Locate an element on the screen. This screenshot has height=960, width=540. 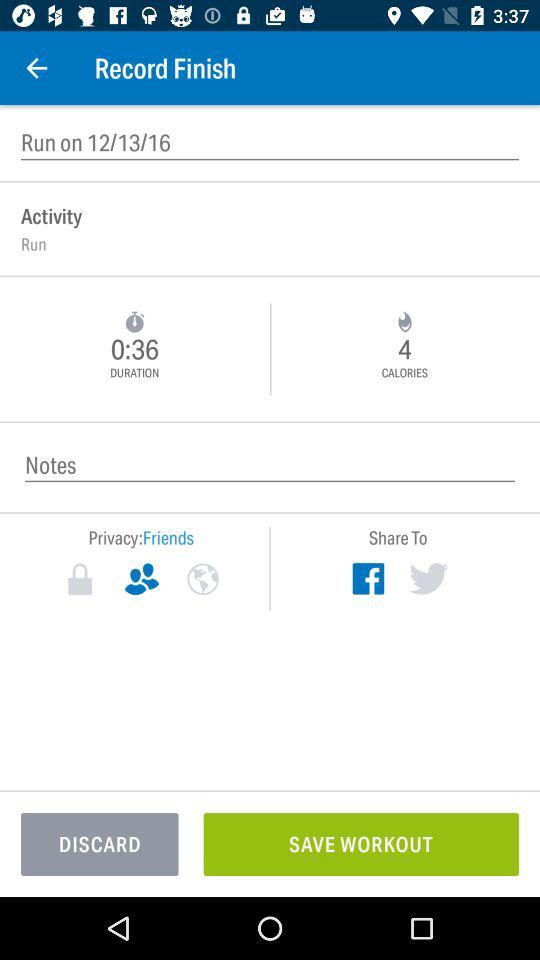
the globe icon is located at coordinates (202, 579).